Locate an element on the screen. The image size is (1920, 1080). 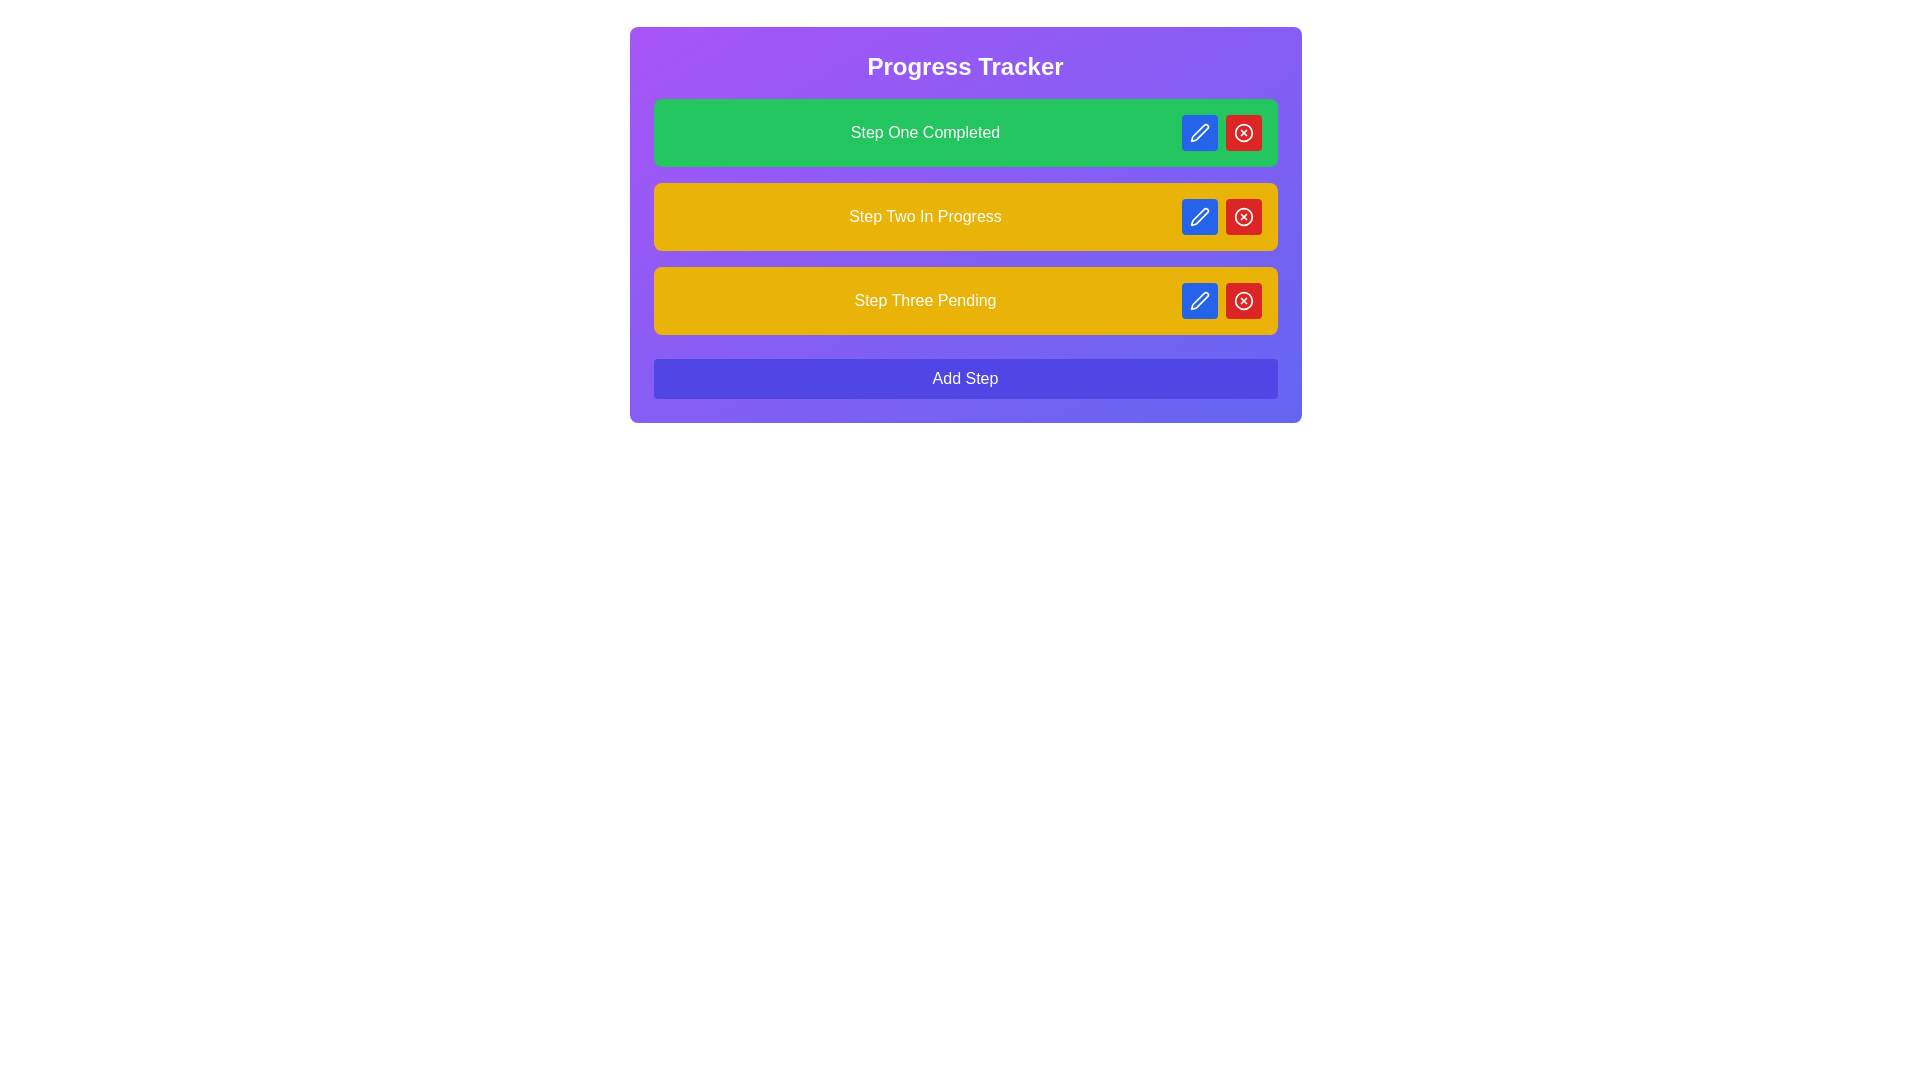
the first button in the 'Step Two In Progress' section of the progress tracker is located at coordinates (1199, 216).